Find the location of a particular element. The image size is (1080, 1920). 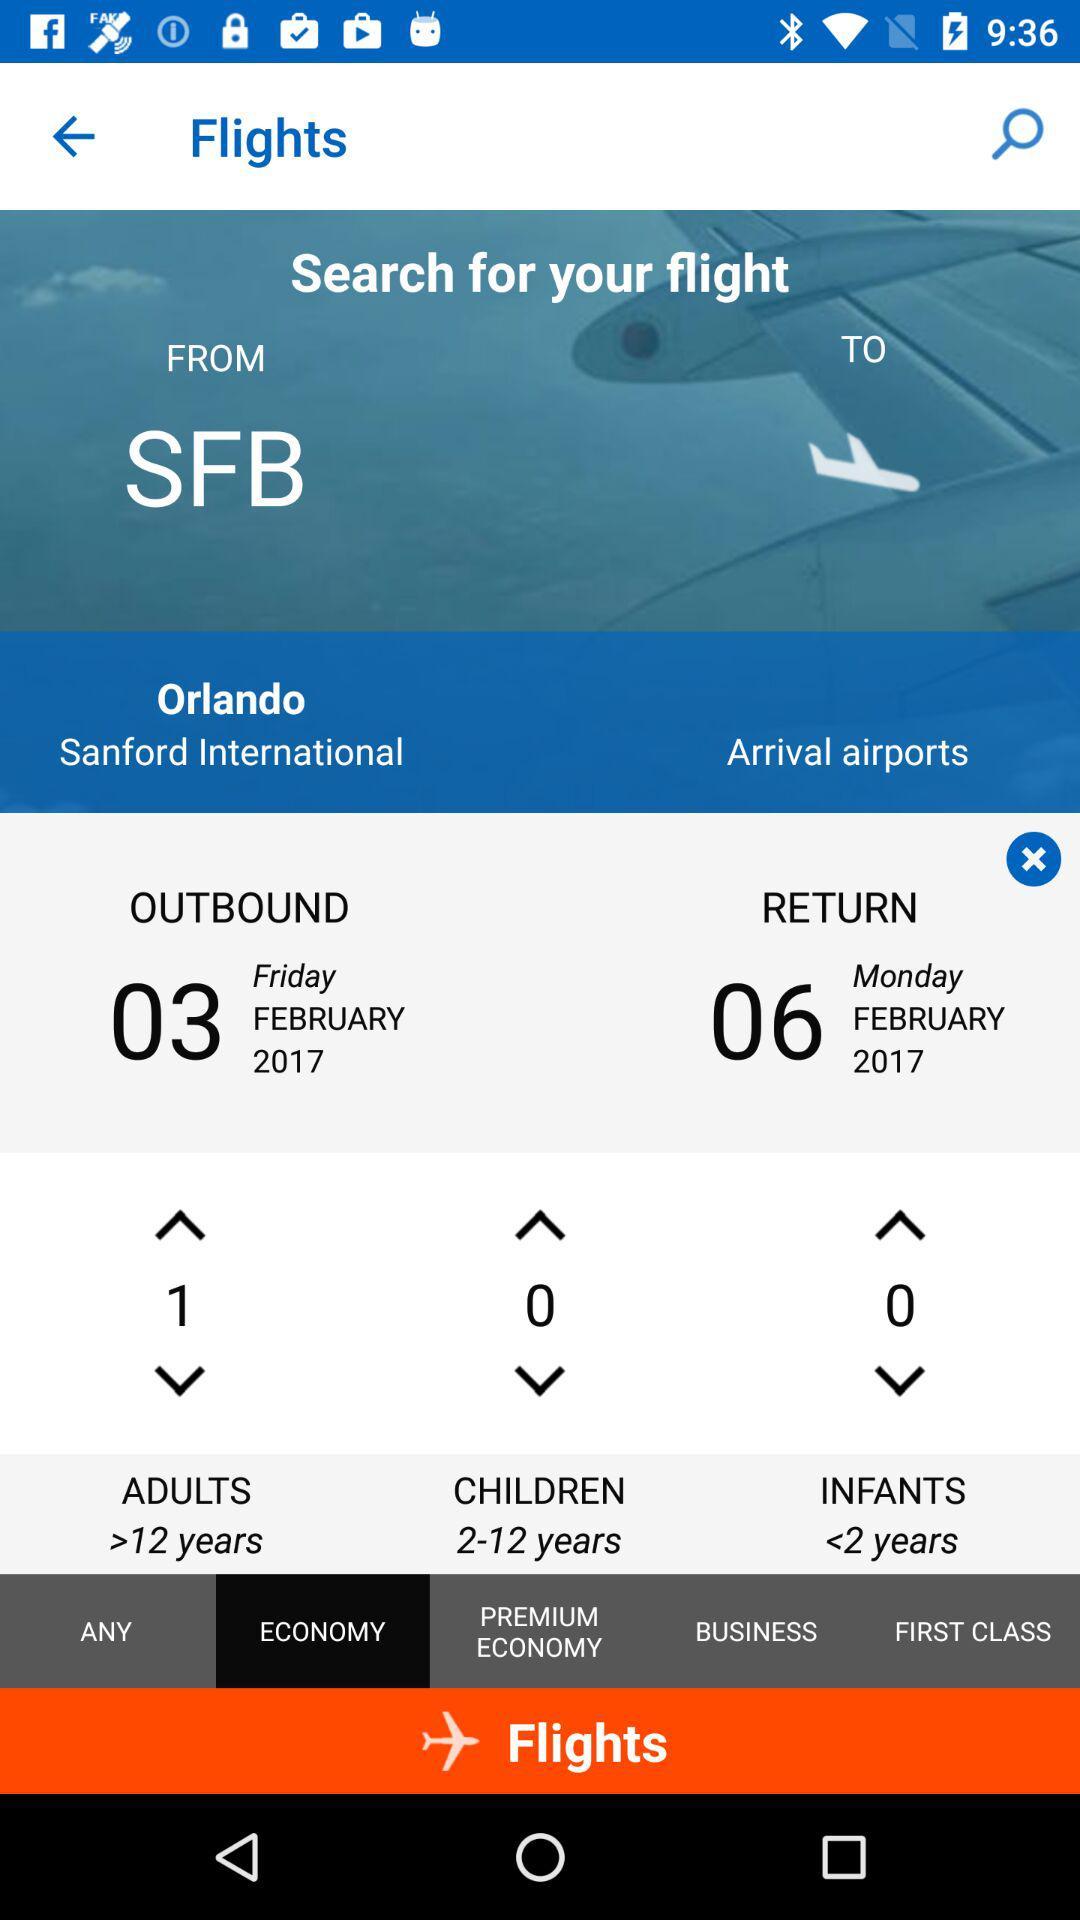

next is located at coordinates (180, 1380).